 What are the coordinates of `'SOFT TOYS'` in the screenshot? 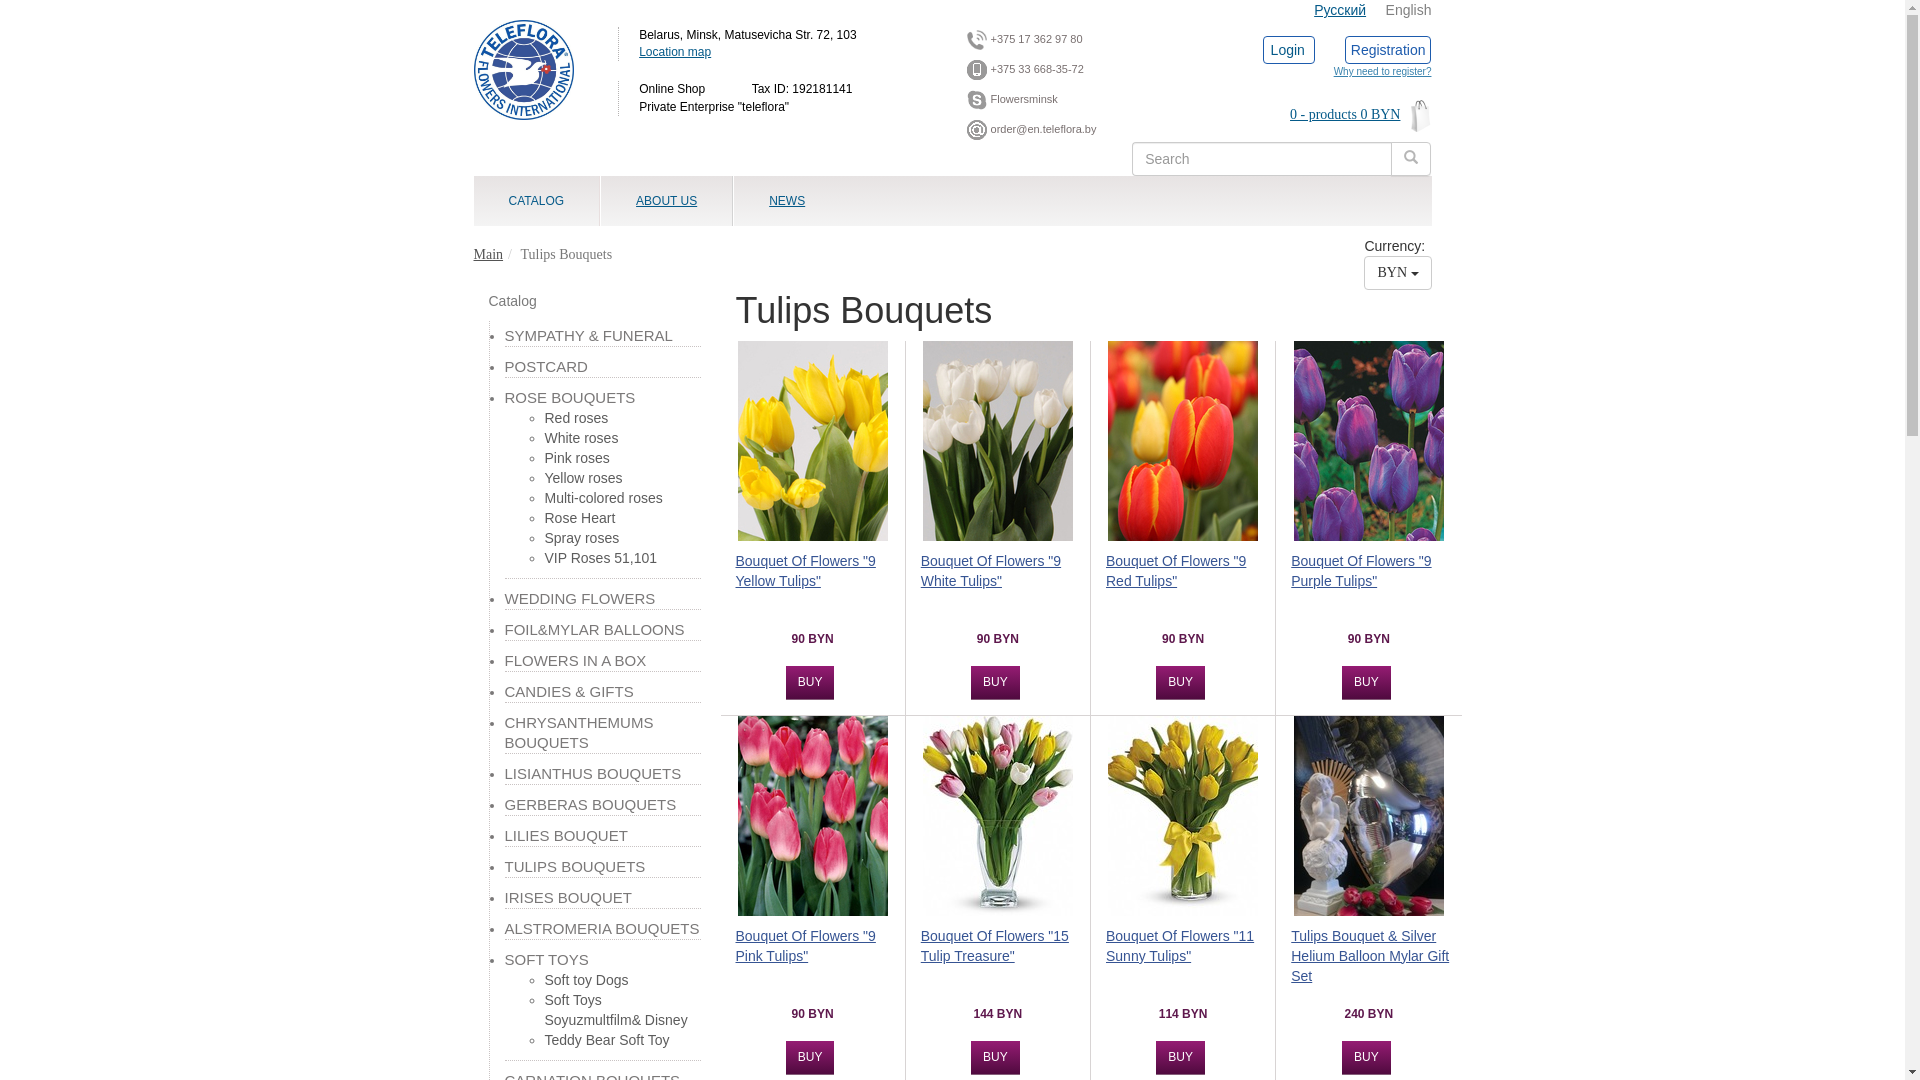 It's located at (546, 958).